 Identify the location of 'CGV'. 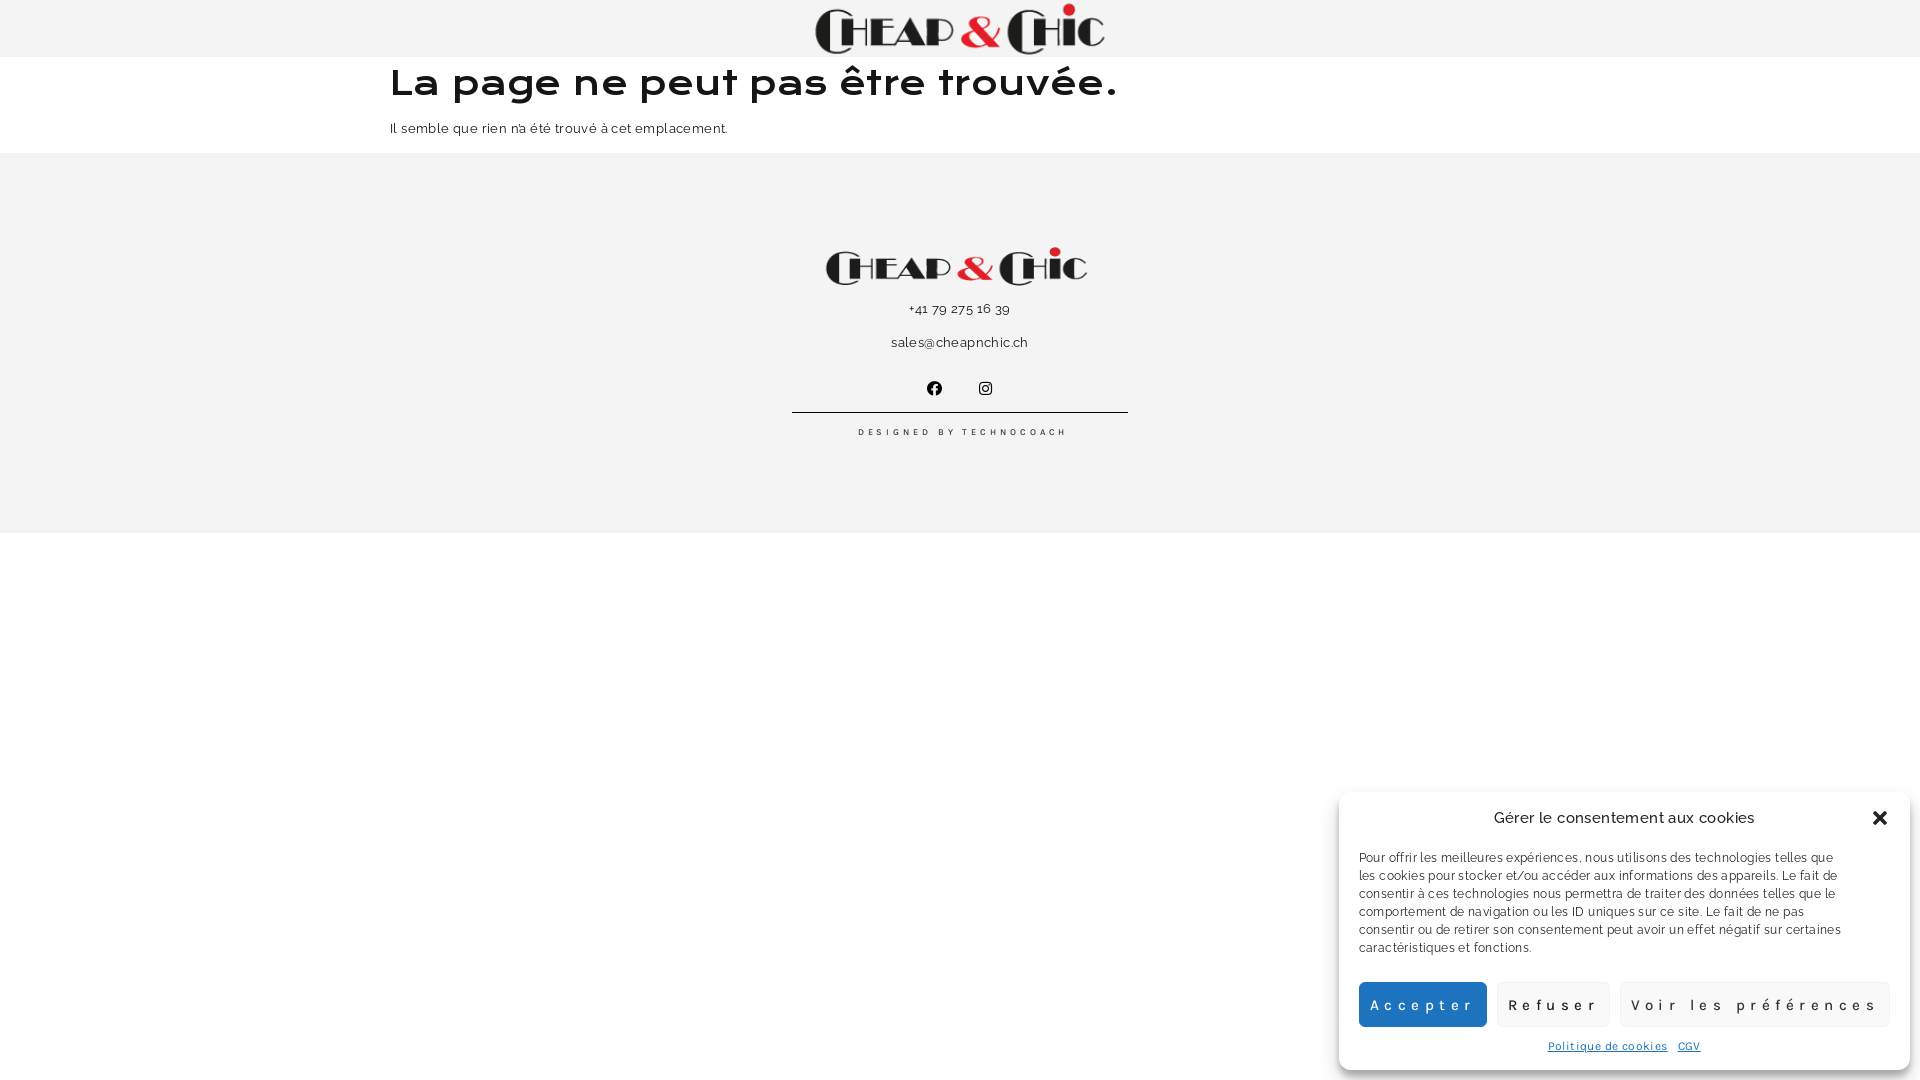
(1678, 1044).